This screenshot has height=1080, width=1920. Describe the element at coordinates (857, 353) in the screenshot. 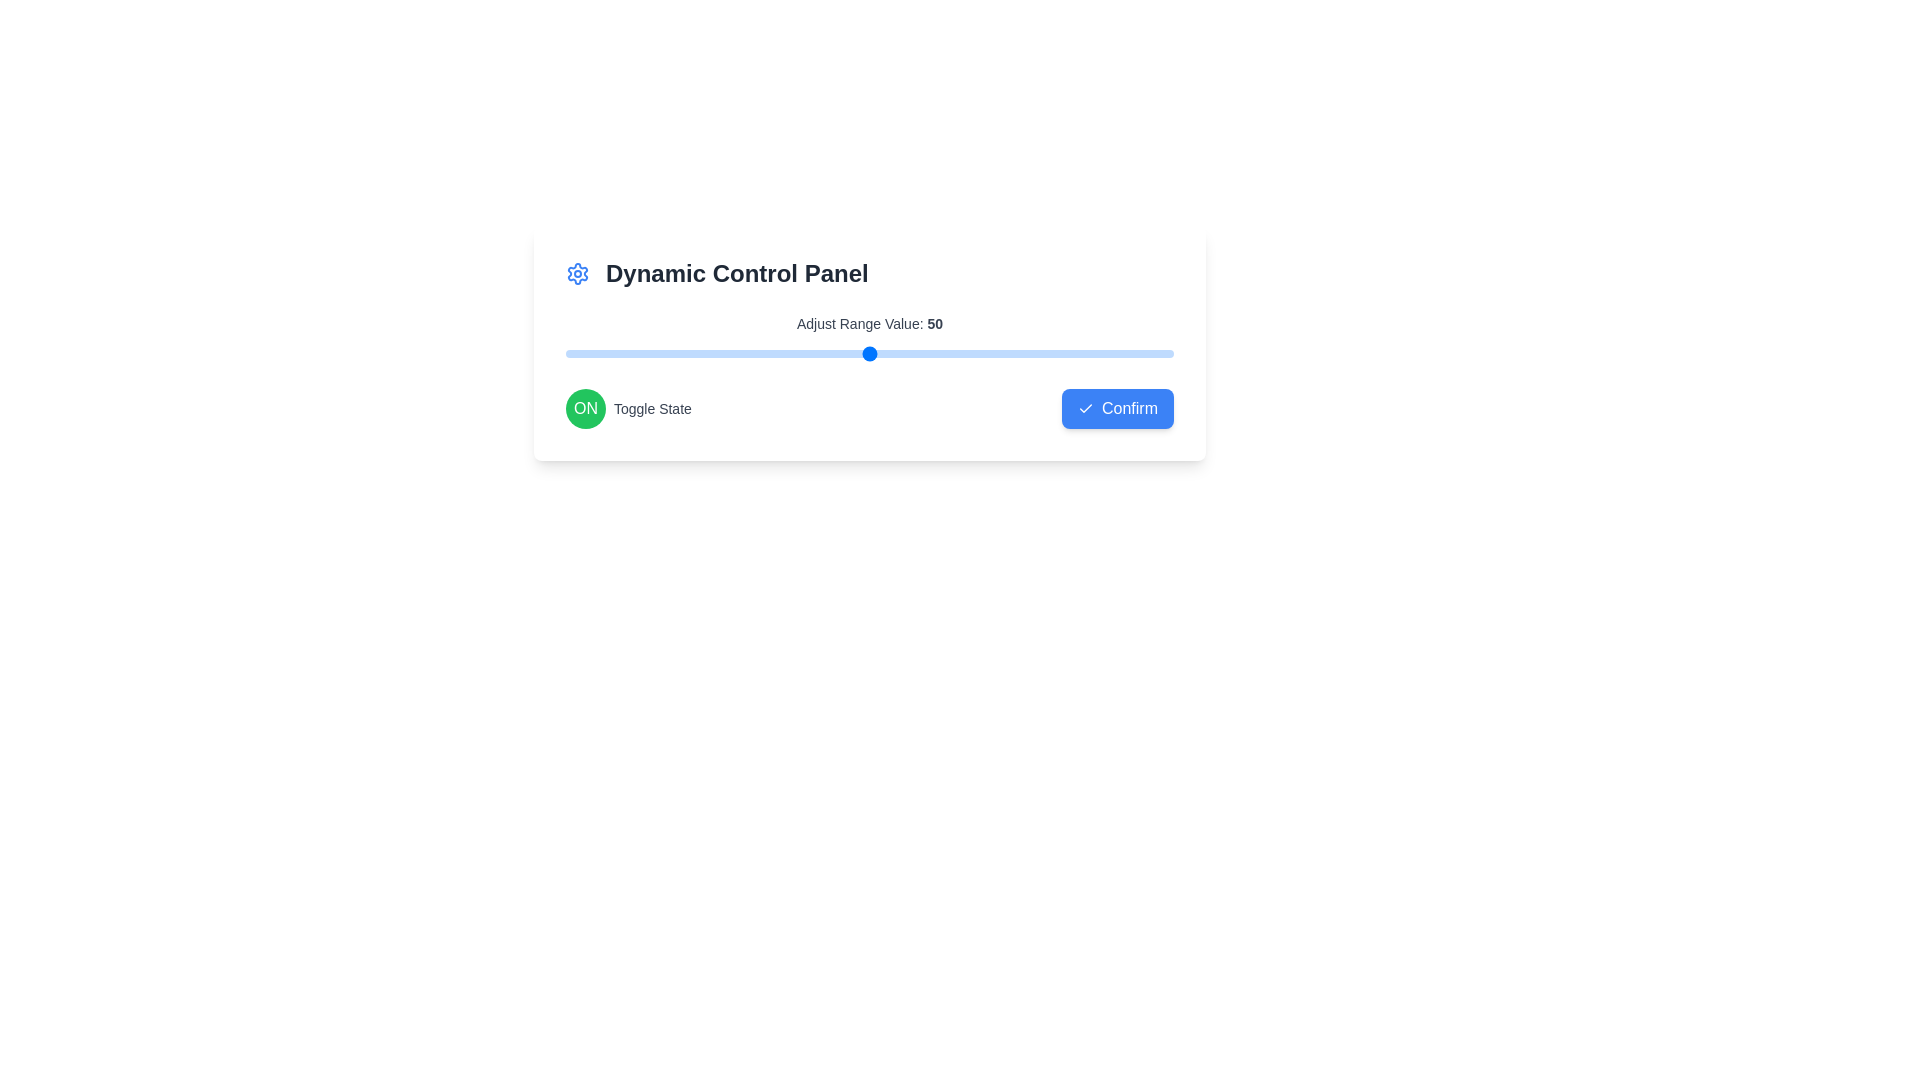

I see `the range value` at that location.